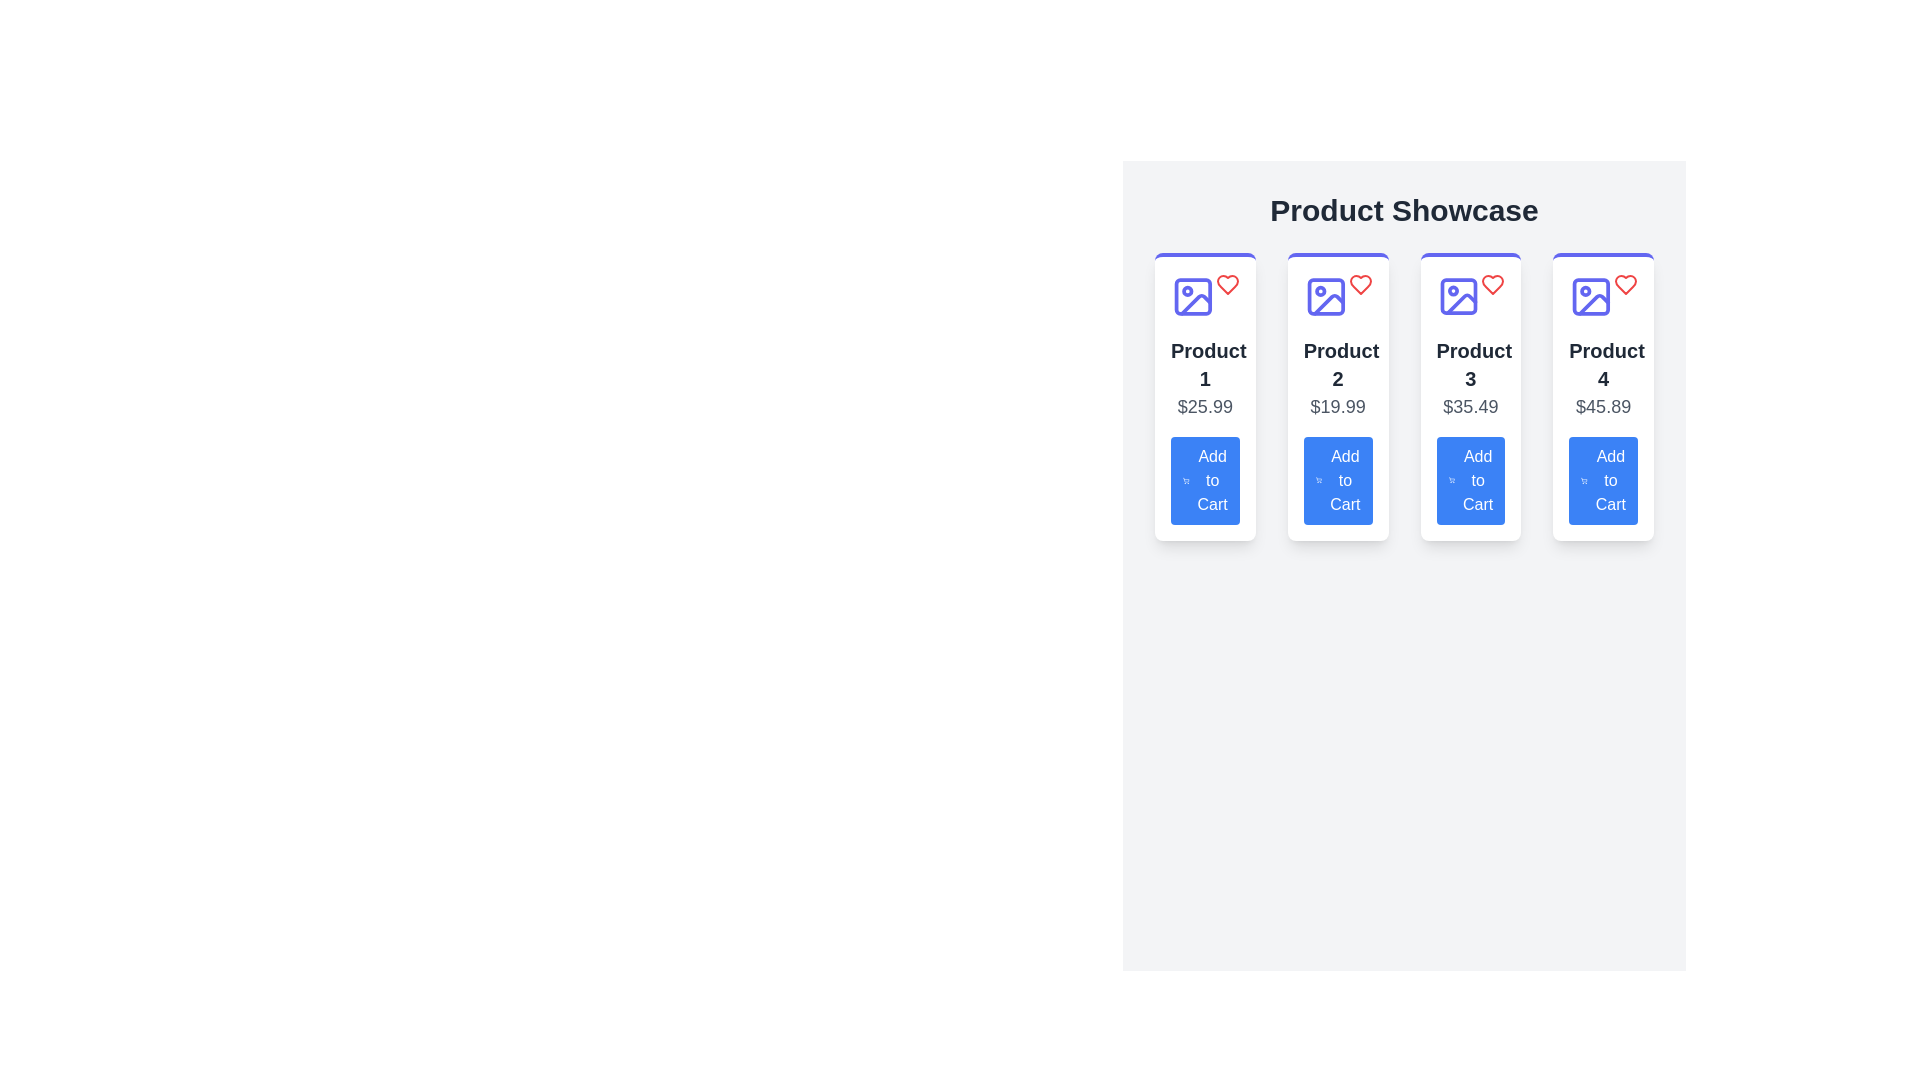 This screenshot has width=1920, height=1080. I want to click on the blue button labeled 'Add to Cart' with rounded corners, so click(1338, 481).